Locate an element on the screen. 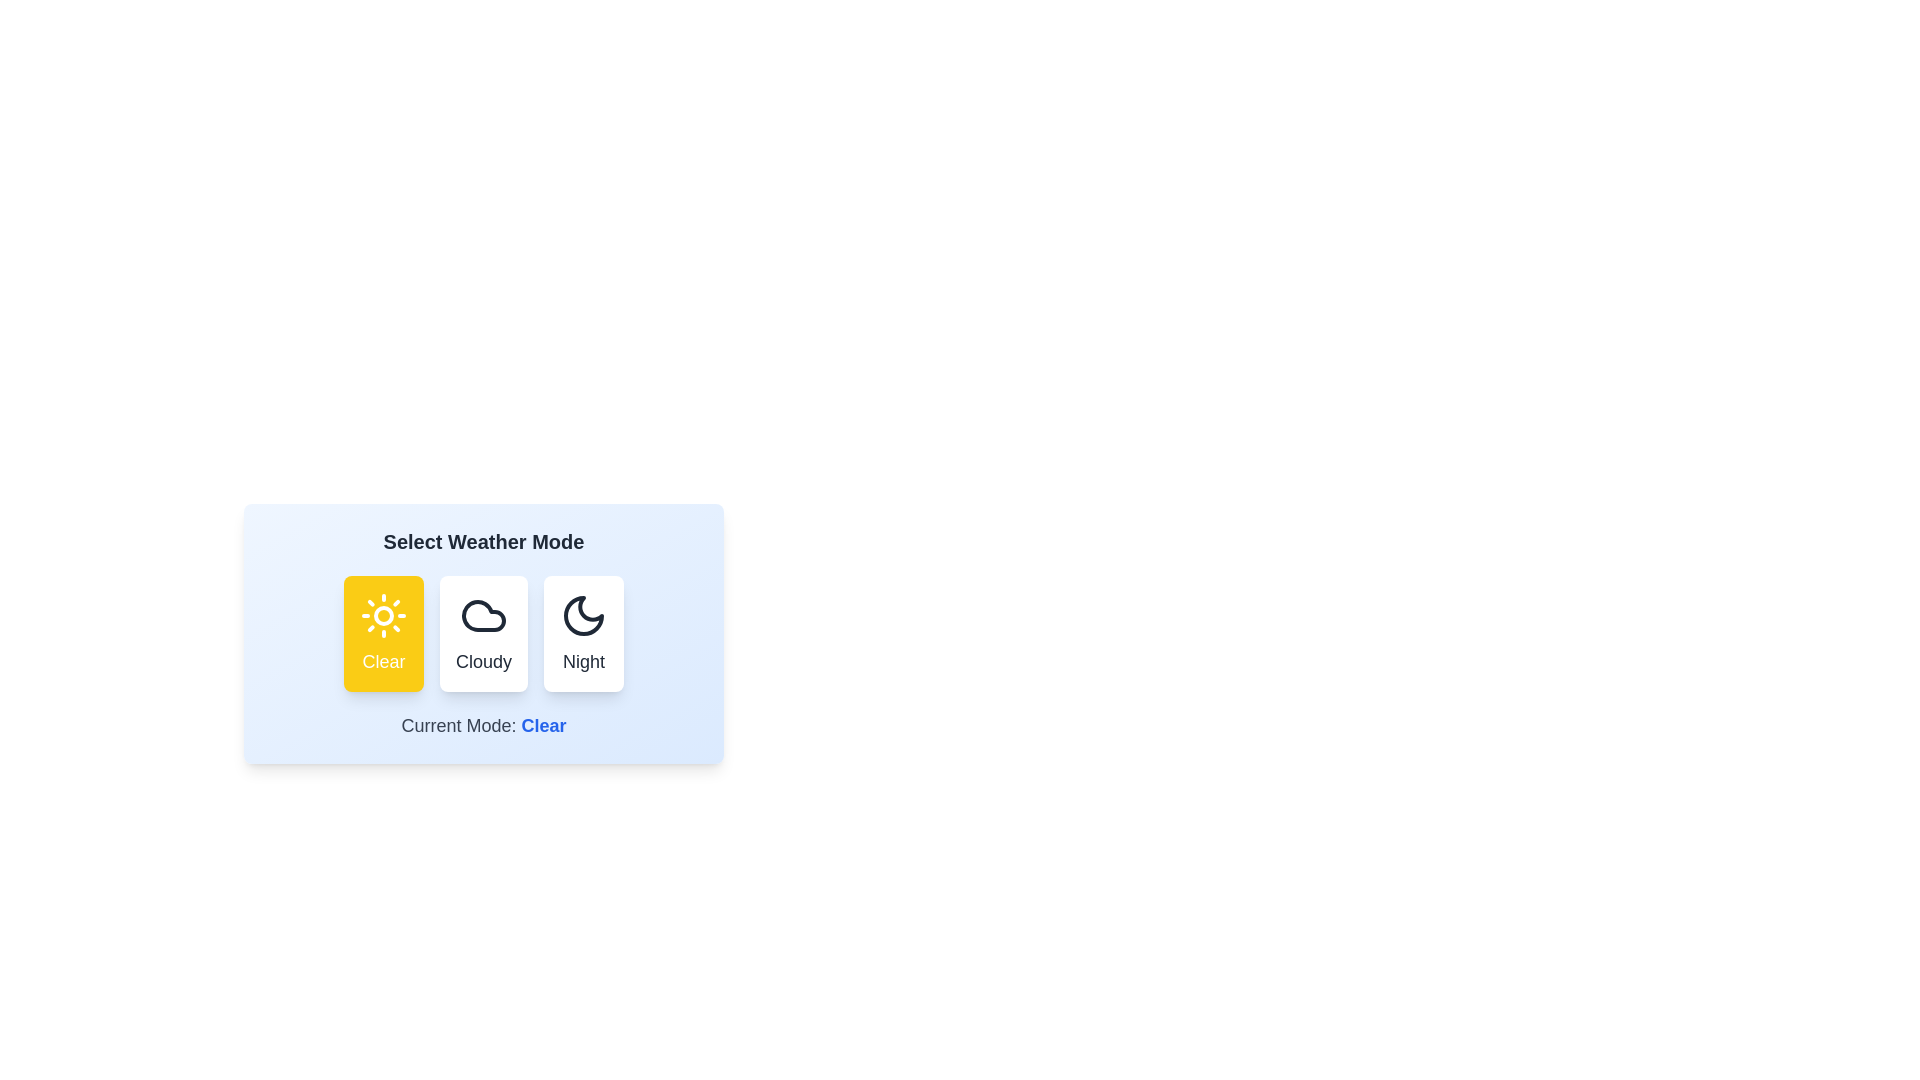  the Night button to view its hover effect is located at coordinates (583, 633).